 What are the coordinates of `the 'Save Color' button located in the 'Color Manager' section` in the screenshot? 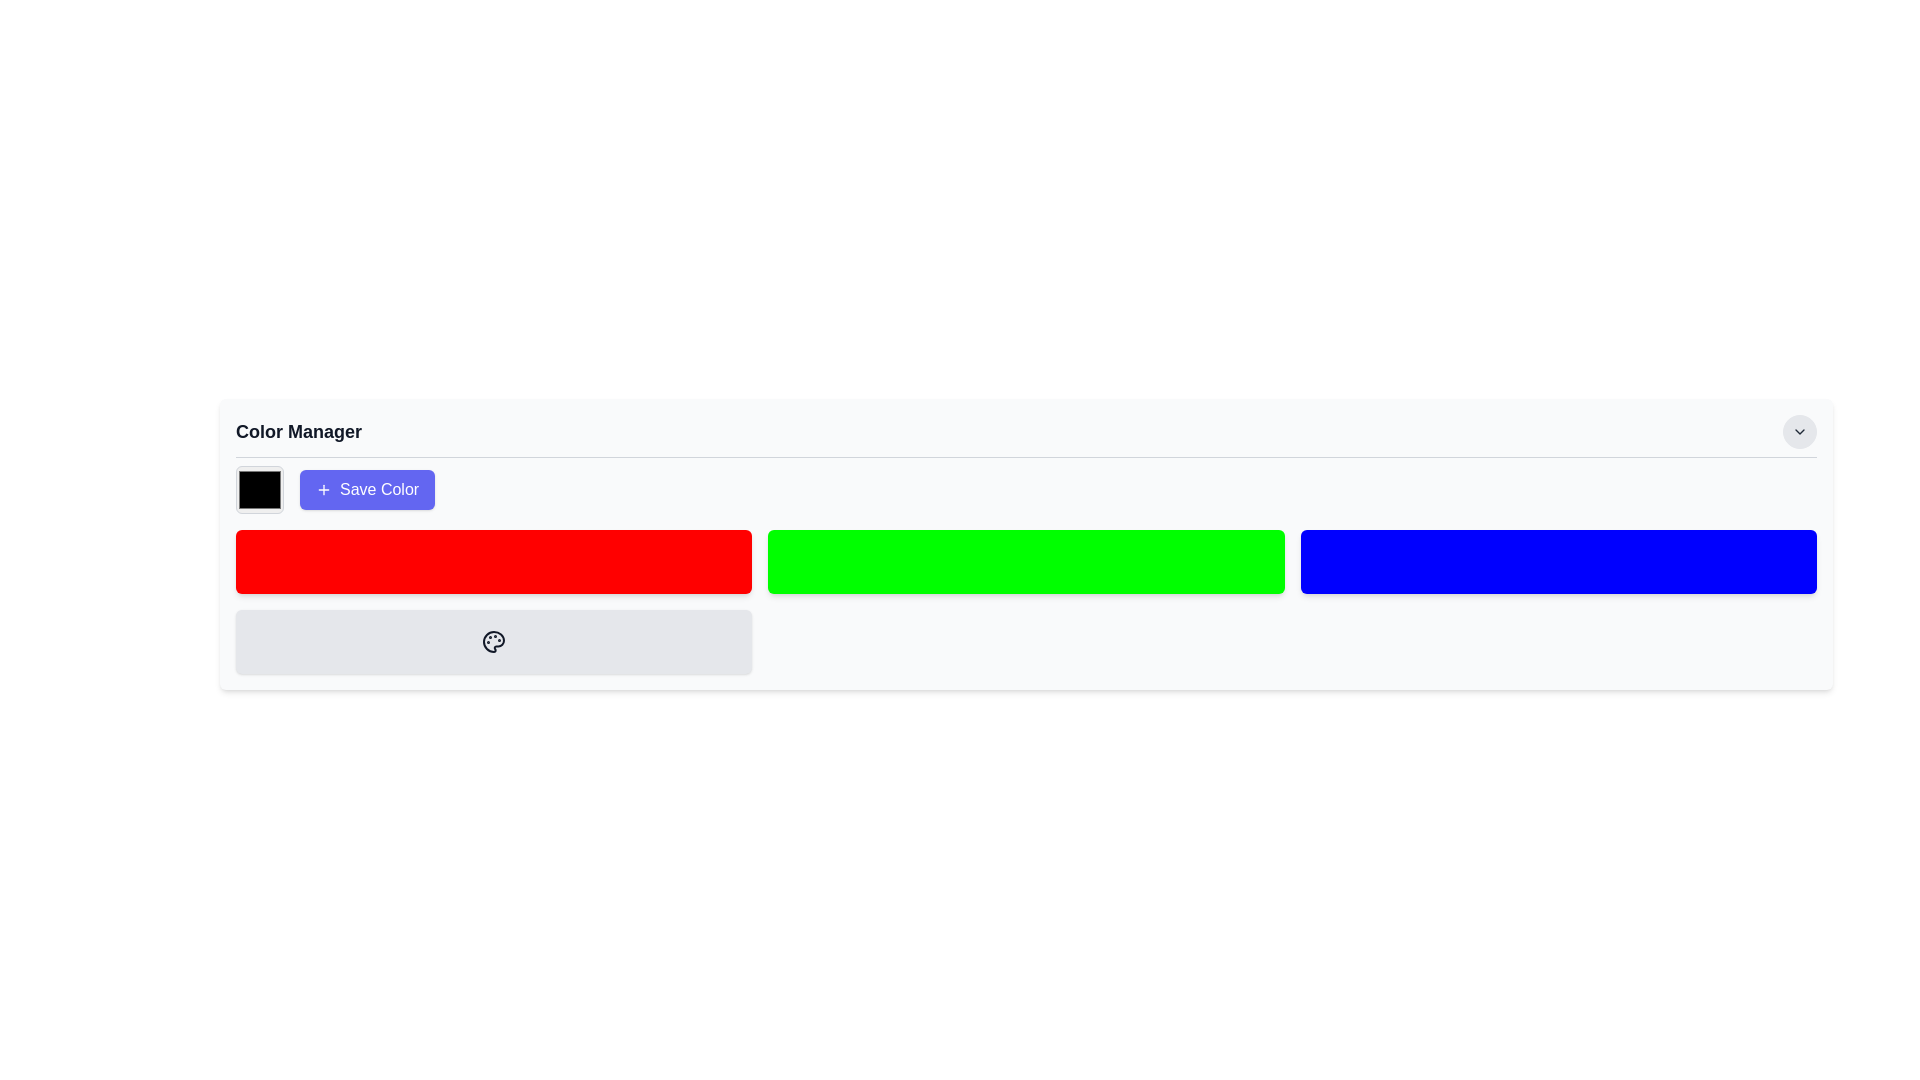 It's located at (1026, 489).